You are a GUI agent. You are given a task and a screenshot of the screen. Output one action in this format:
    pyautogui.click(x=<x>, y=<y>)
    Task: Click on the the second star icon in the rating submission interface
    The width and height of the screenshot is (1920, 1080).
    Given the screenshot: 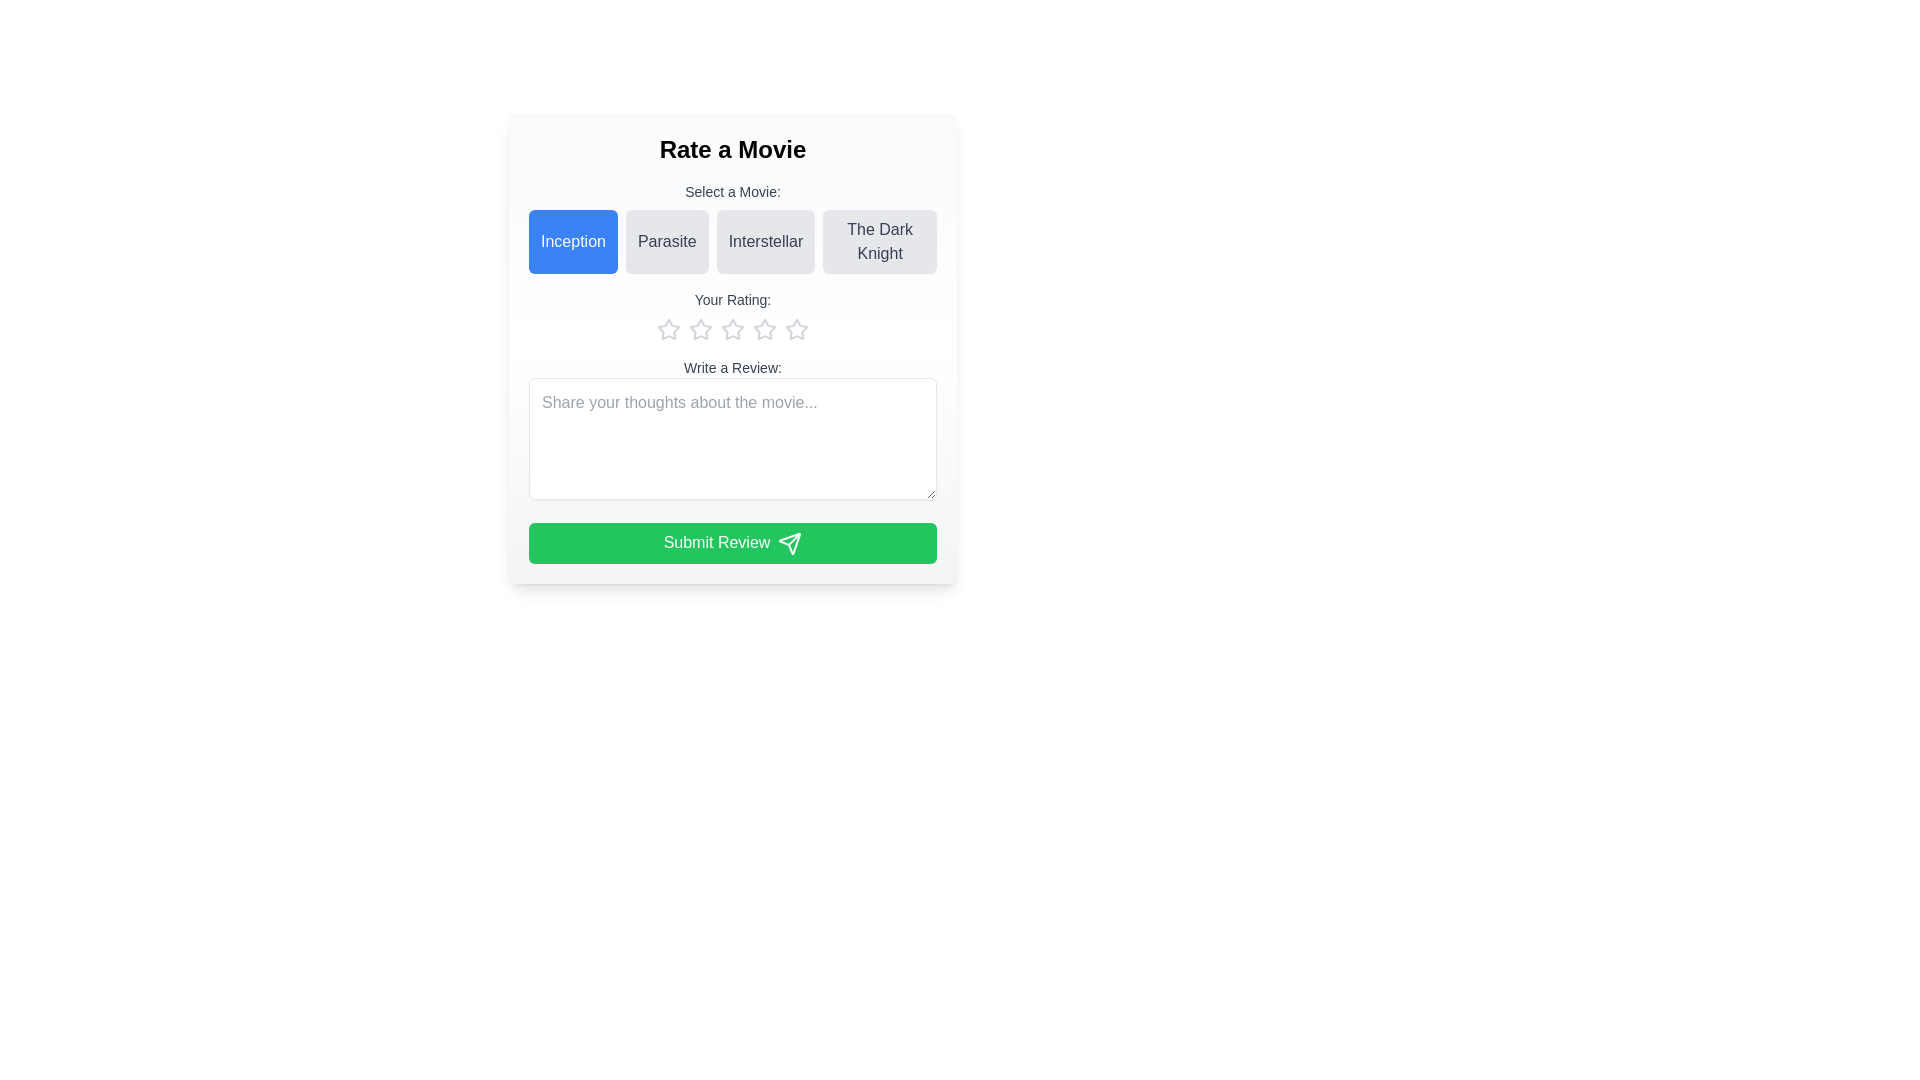 What is the action you would take?
    pyautogui.click(x=700, y=328)
    